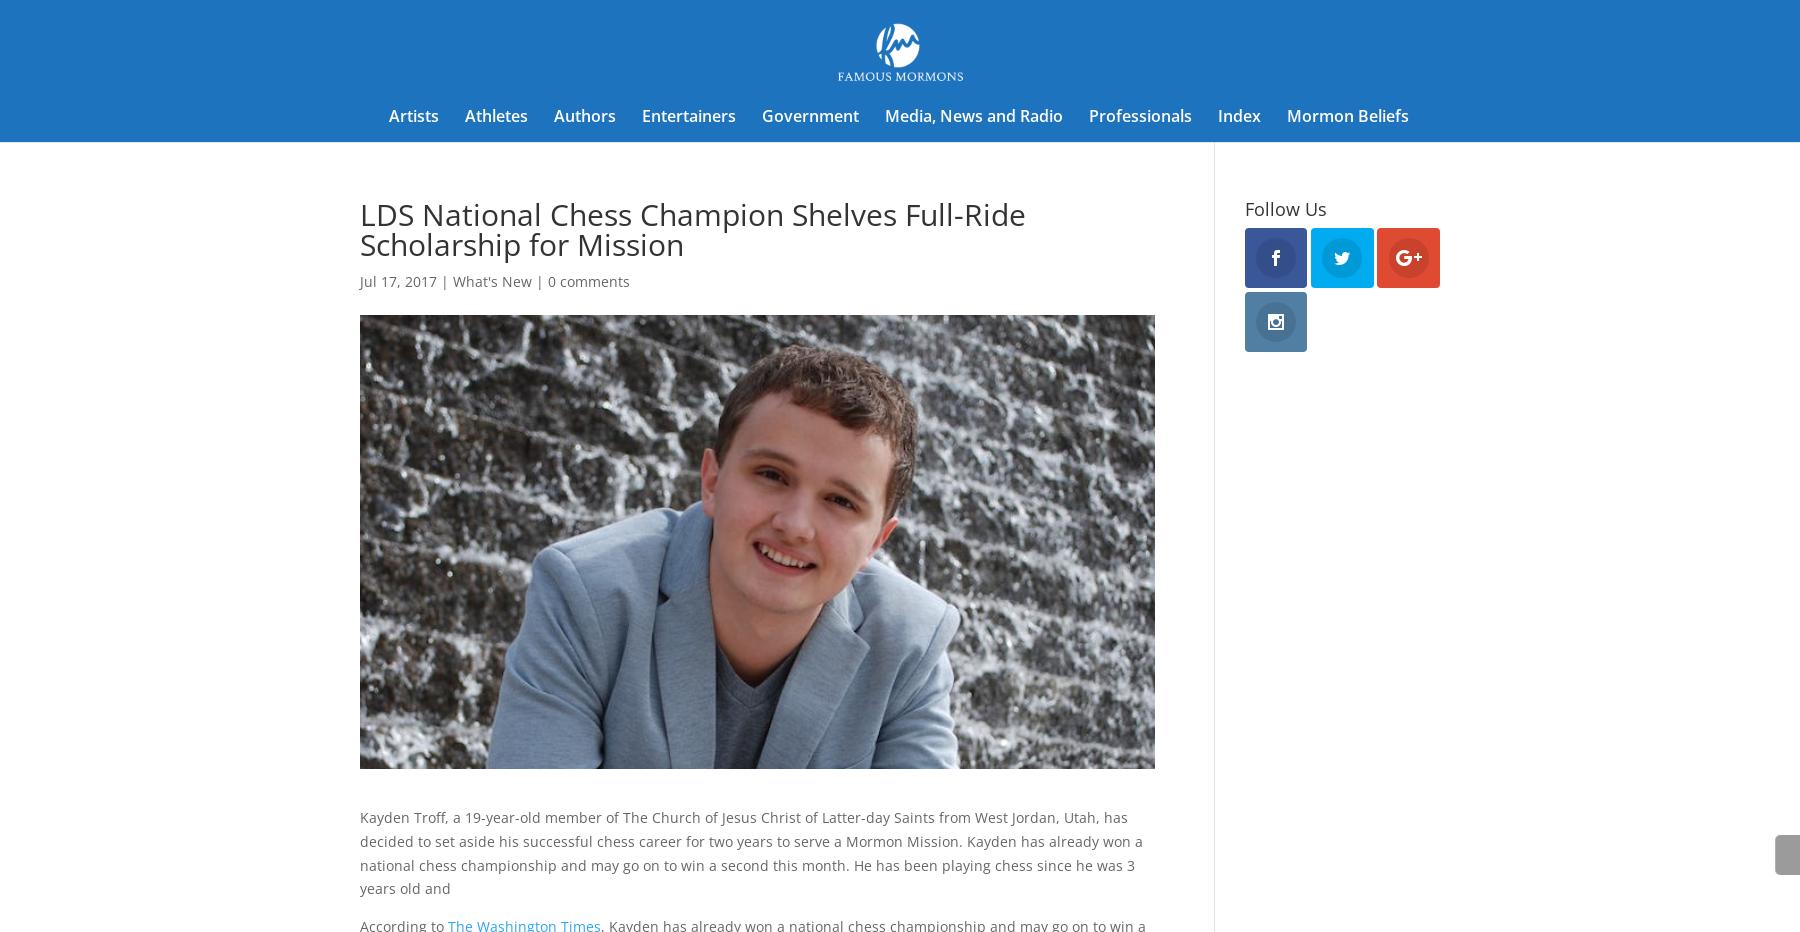 The image size is (1800, 932). What do you see at coordinates (588, 280) in the screenshot?
I see `'0 comments'` at bounding box center [588, 280].